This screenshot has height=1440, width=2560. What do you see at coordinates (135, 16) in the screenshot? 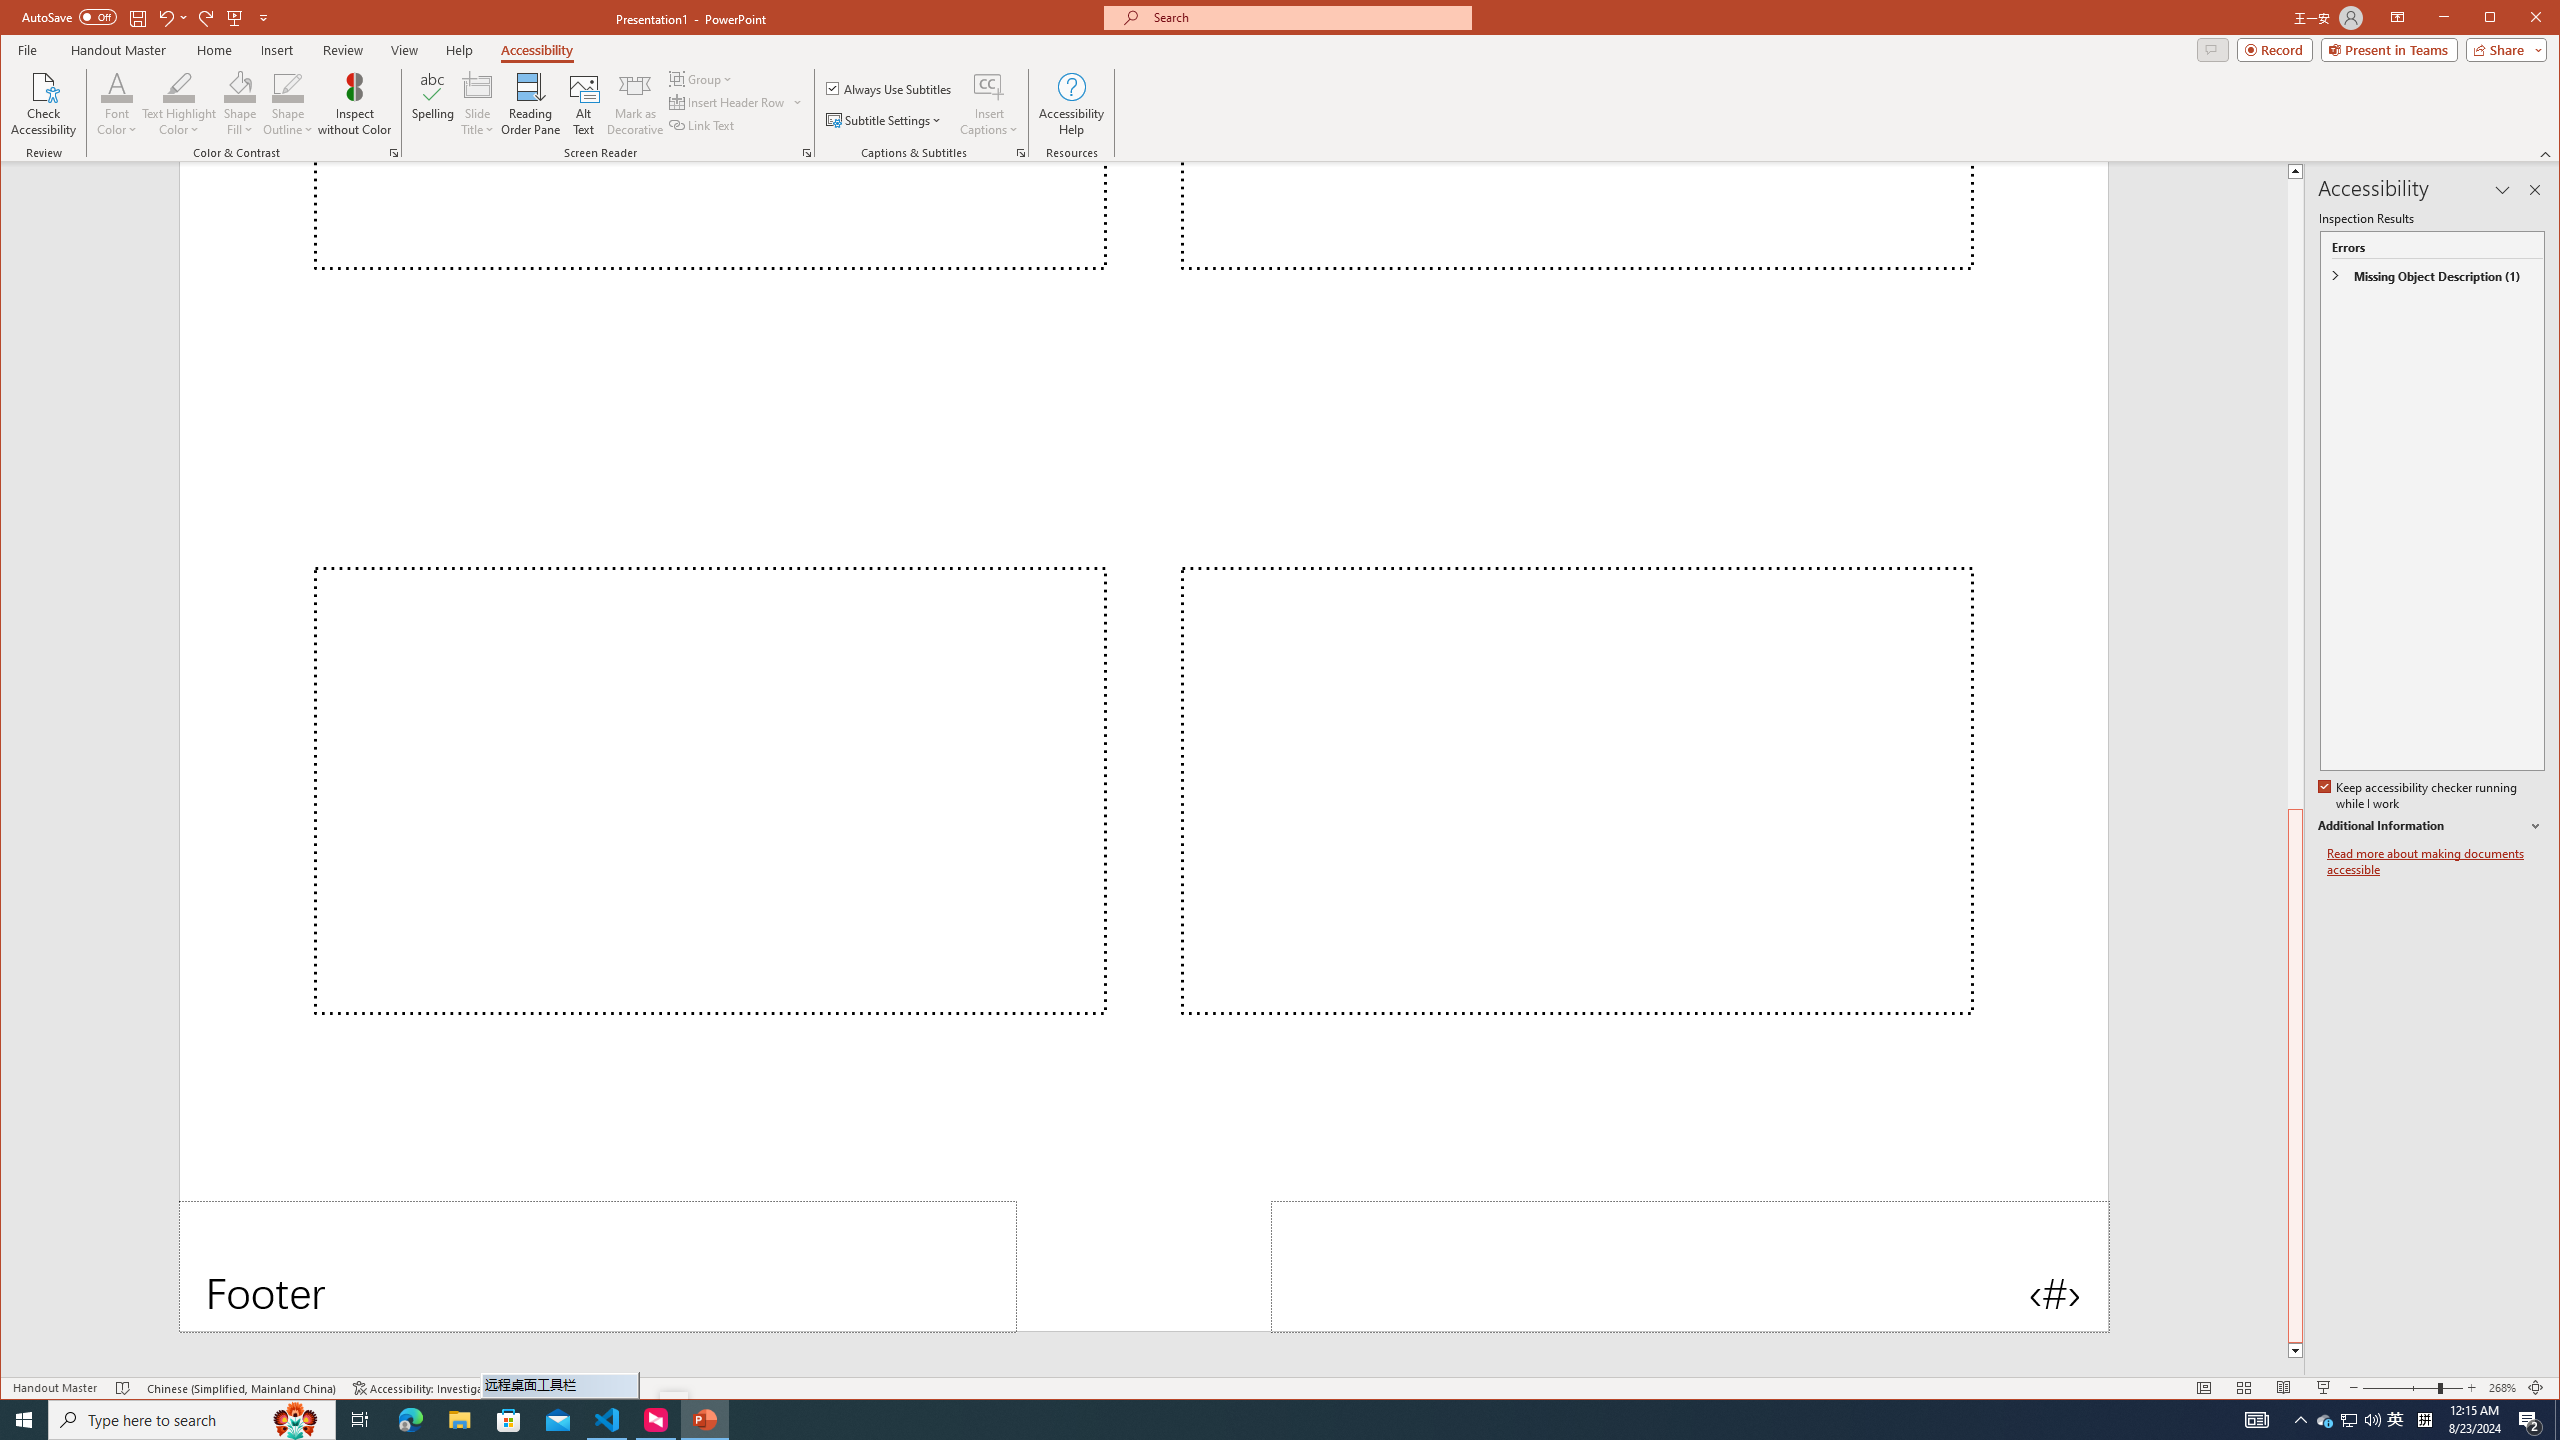
I see `'Save'` at bounding box center [135, 16].